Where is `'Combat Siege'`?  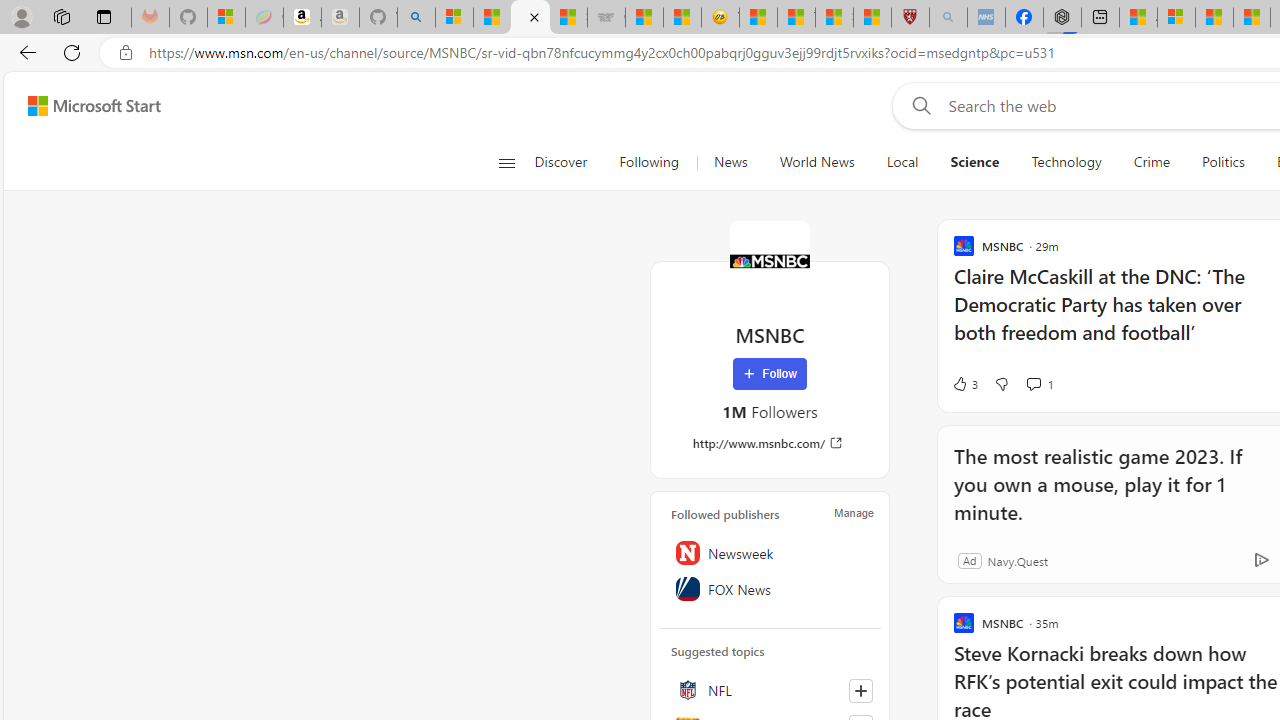 'Combat Siege' is located at coordinates (605, 17).